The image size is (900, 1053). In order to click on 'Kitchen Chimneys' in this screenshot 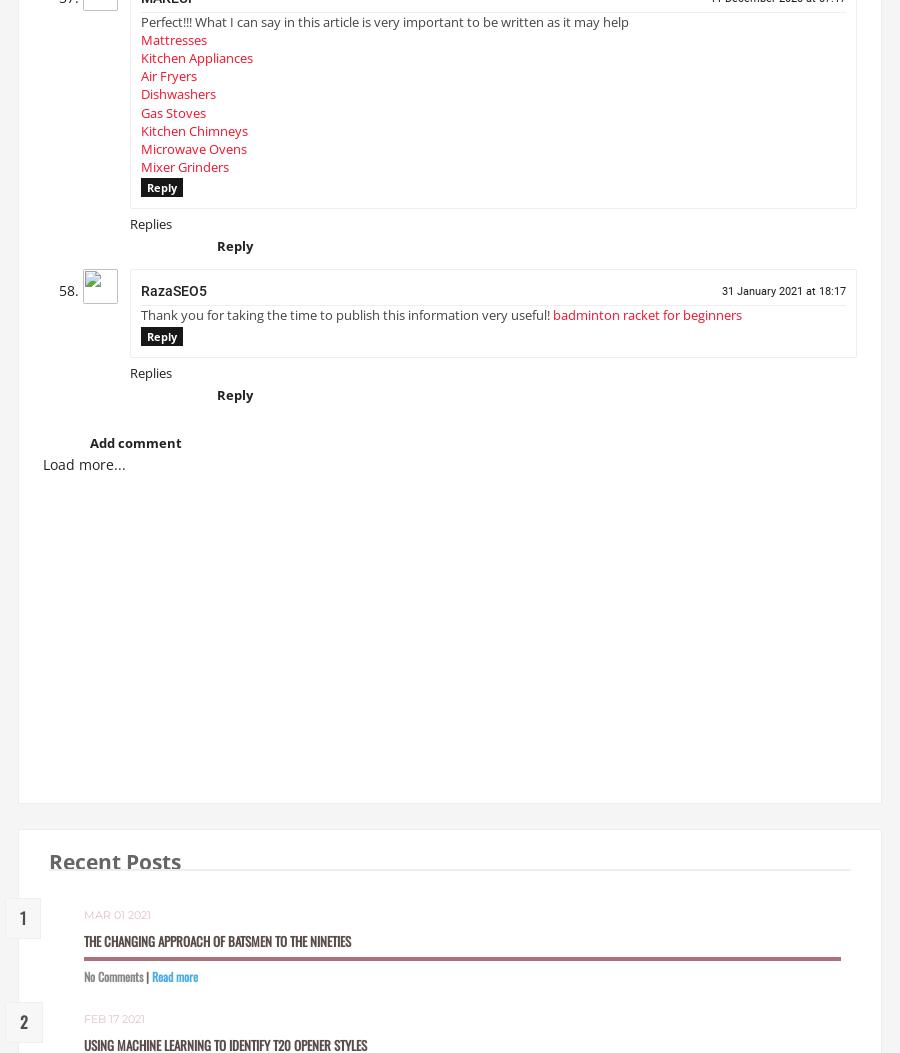, I will do `click(141, 138)`.